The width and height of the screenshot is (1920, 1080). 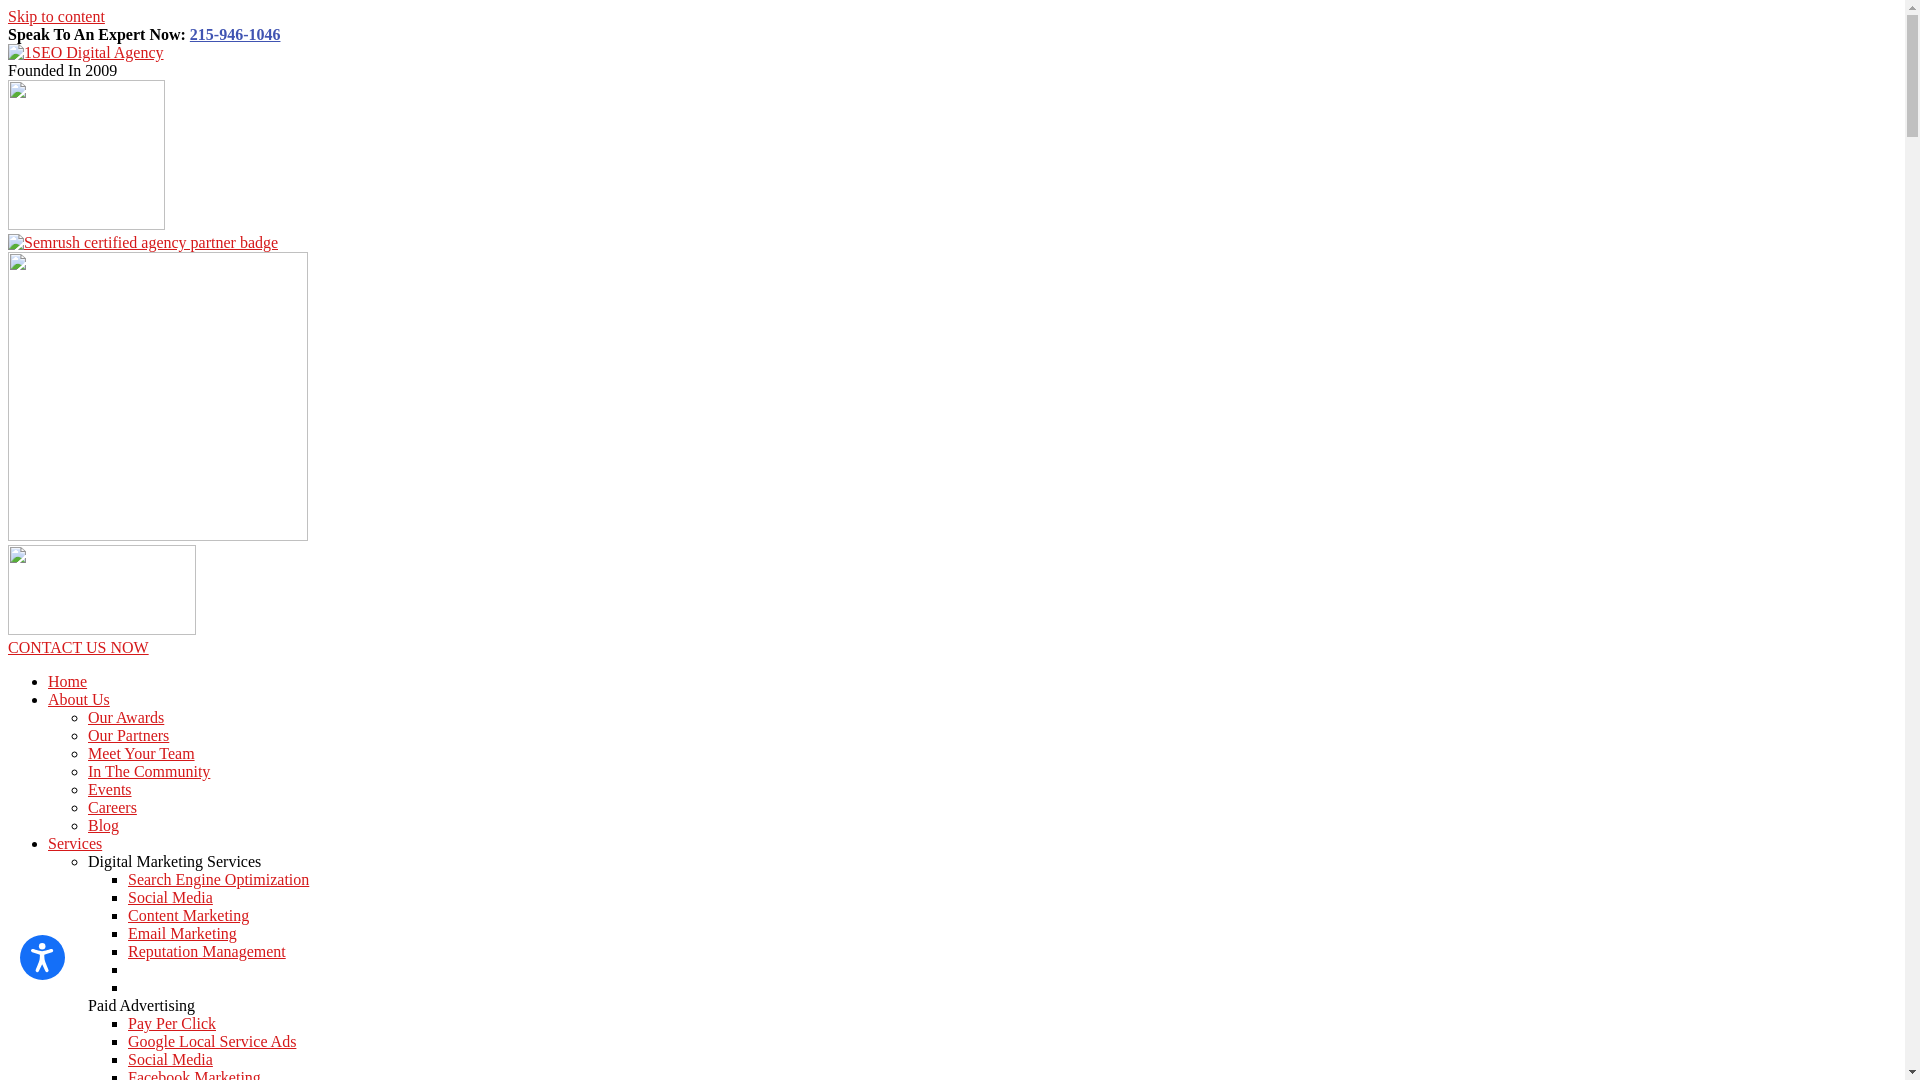 What do you see at coordinates (188, 915) in the screenshot?
I see `'Content Marketing'` at bounding box center [188, 915].